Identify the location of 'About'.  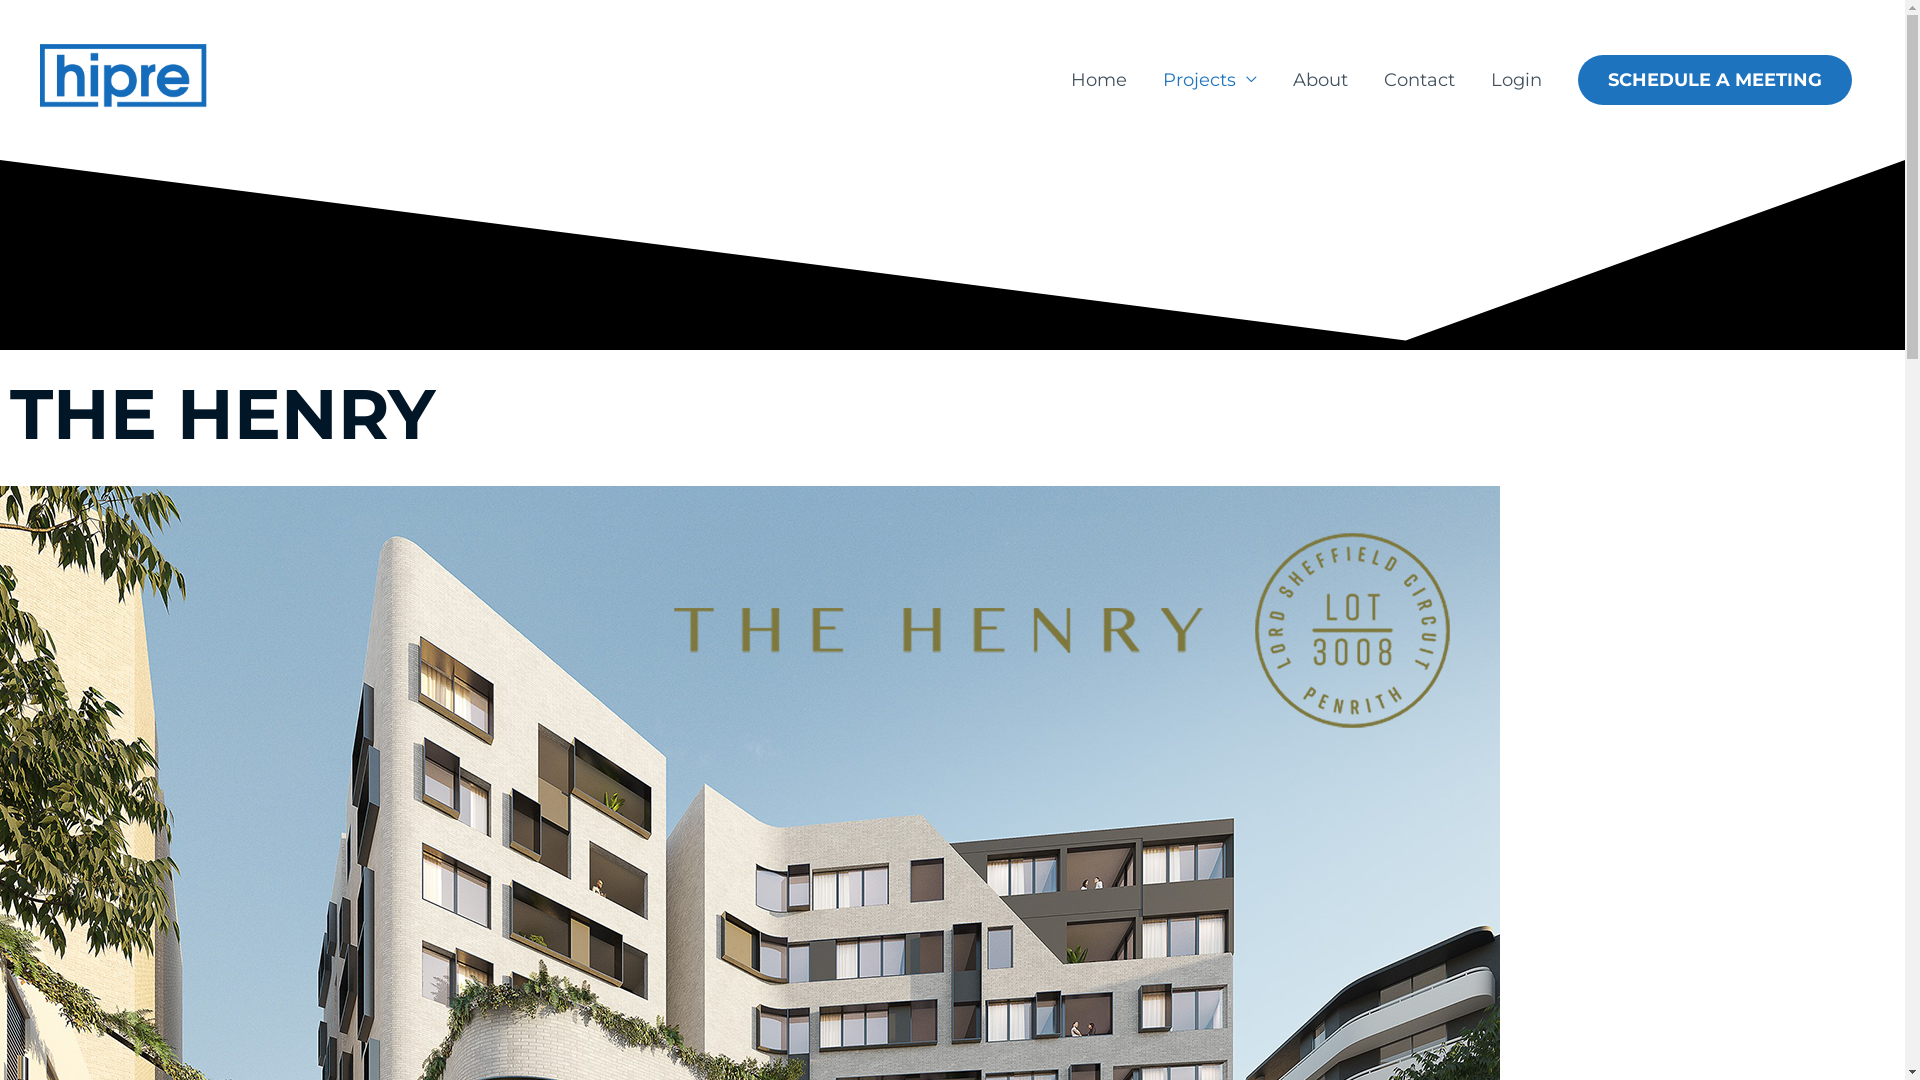
(1320, 79).